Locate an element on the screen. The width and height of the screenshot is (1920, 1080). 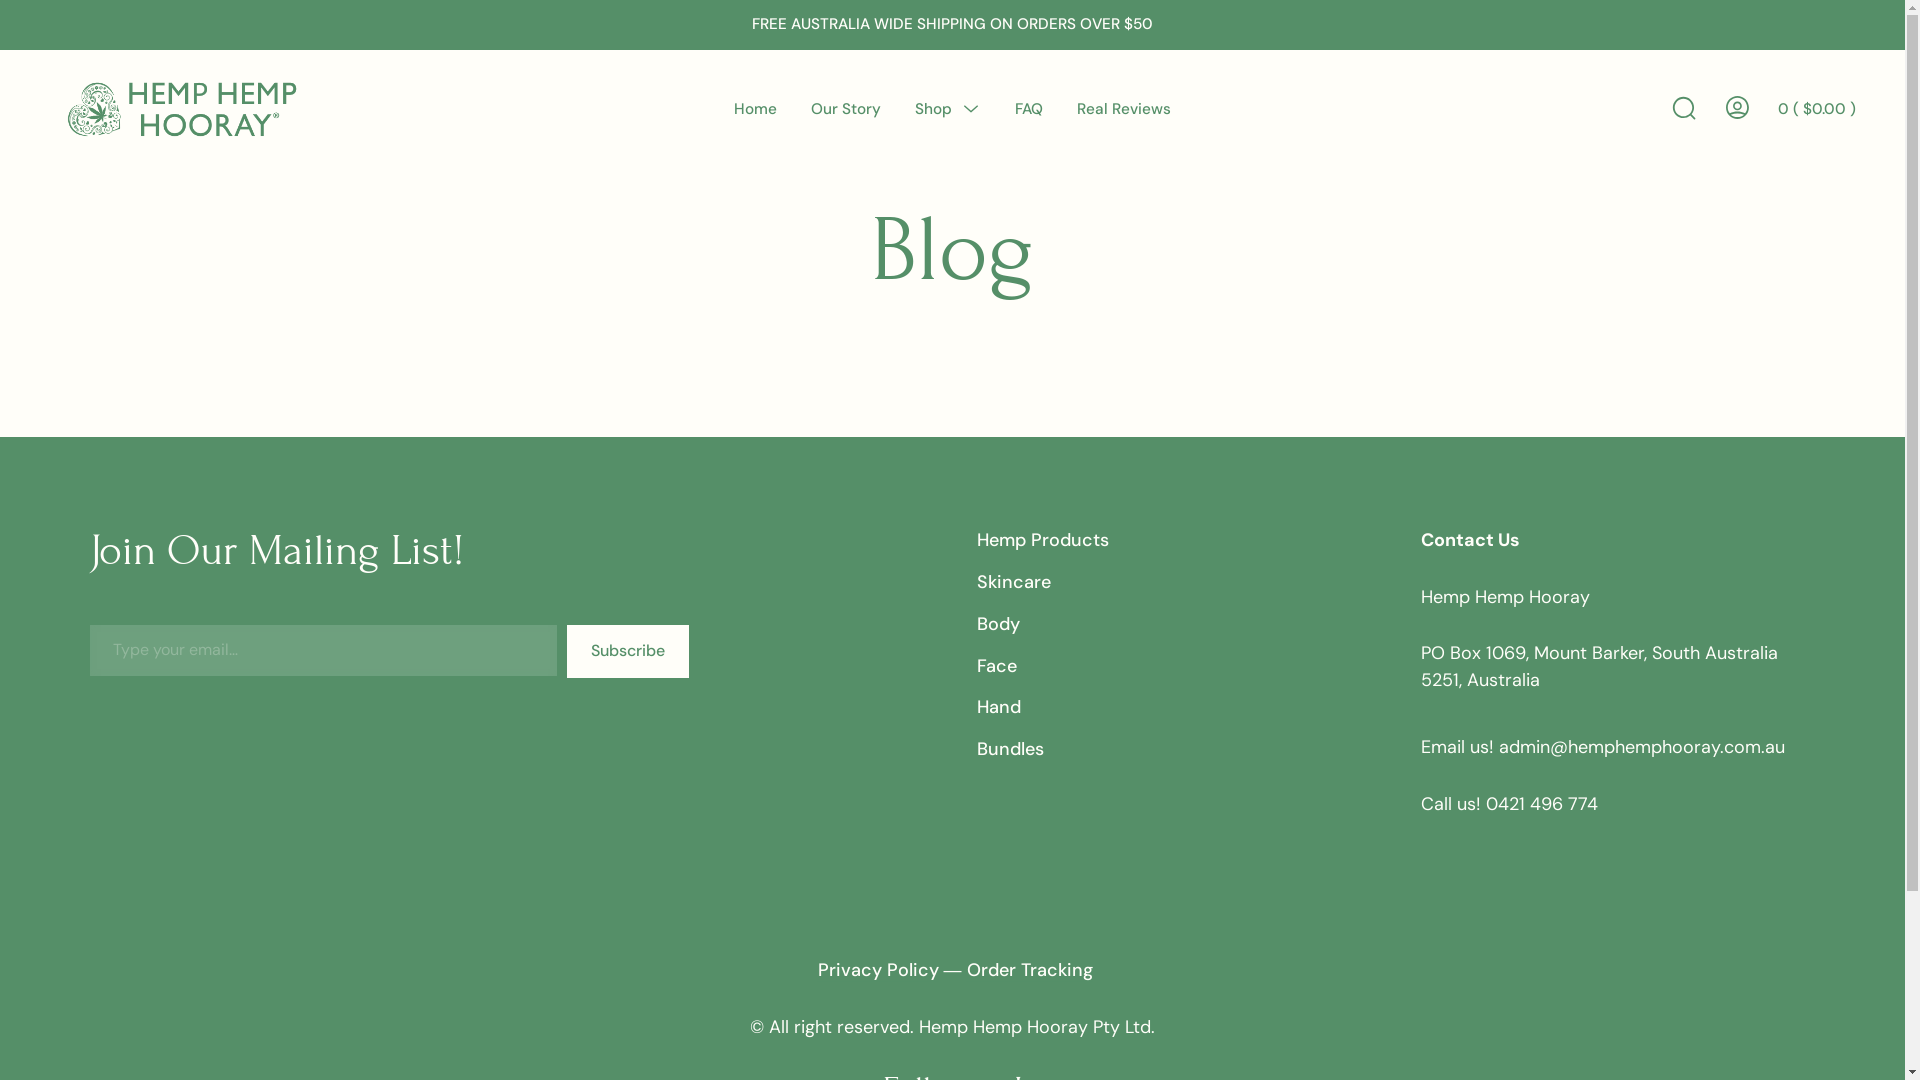
'Search Toggle' is located at coordinates (1680, 108).